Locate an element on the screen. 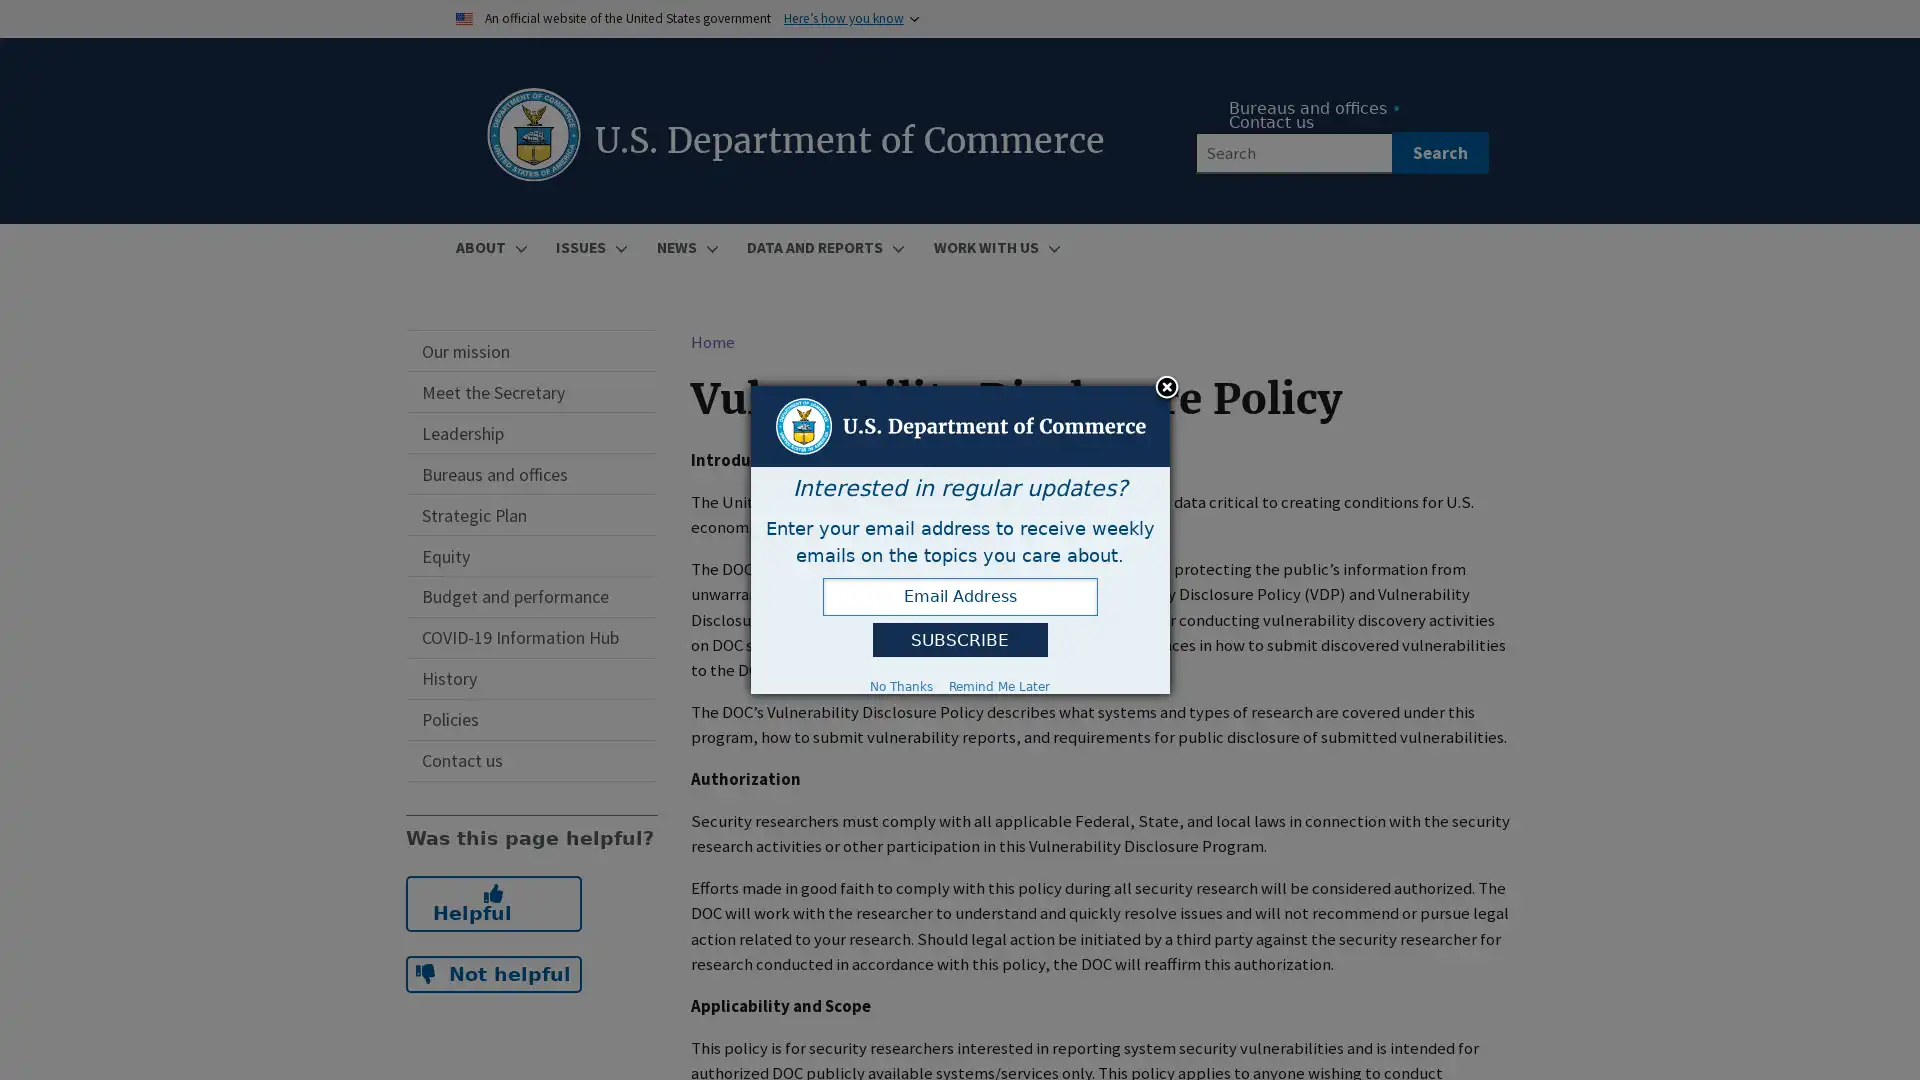 Image resolution: width=1920 pixels, height=1080 pixels. Search is located at coordinates (1438, 152).